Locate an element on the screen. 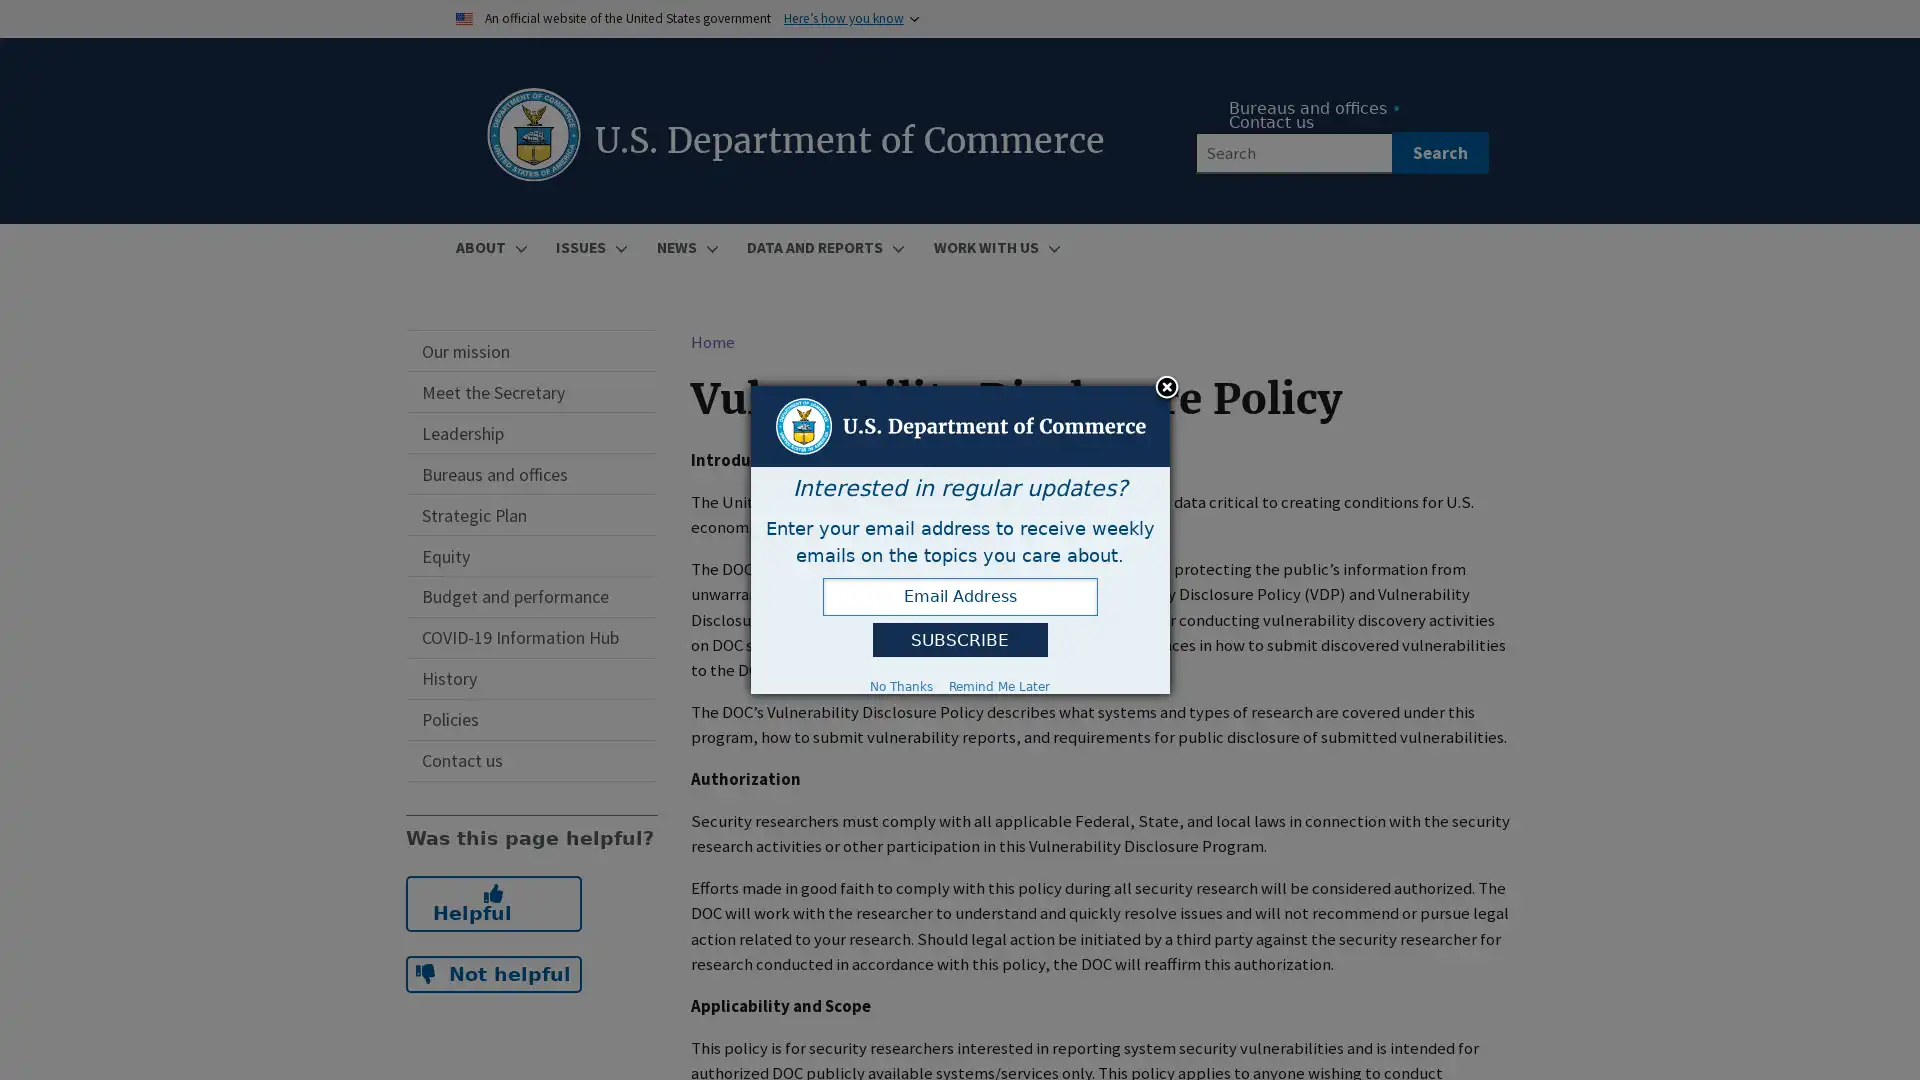 Image resolution: width=1920 pixels, height=1080 pixels. Search is located at coordinates (1438, 152).